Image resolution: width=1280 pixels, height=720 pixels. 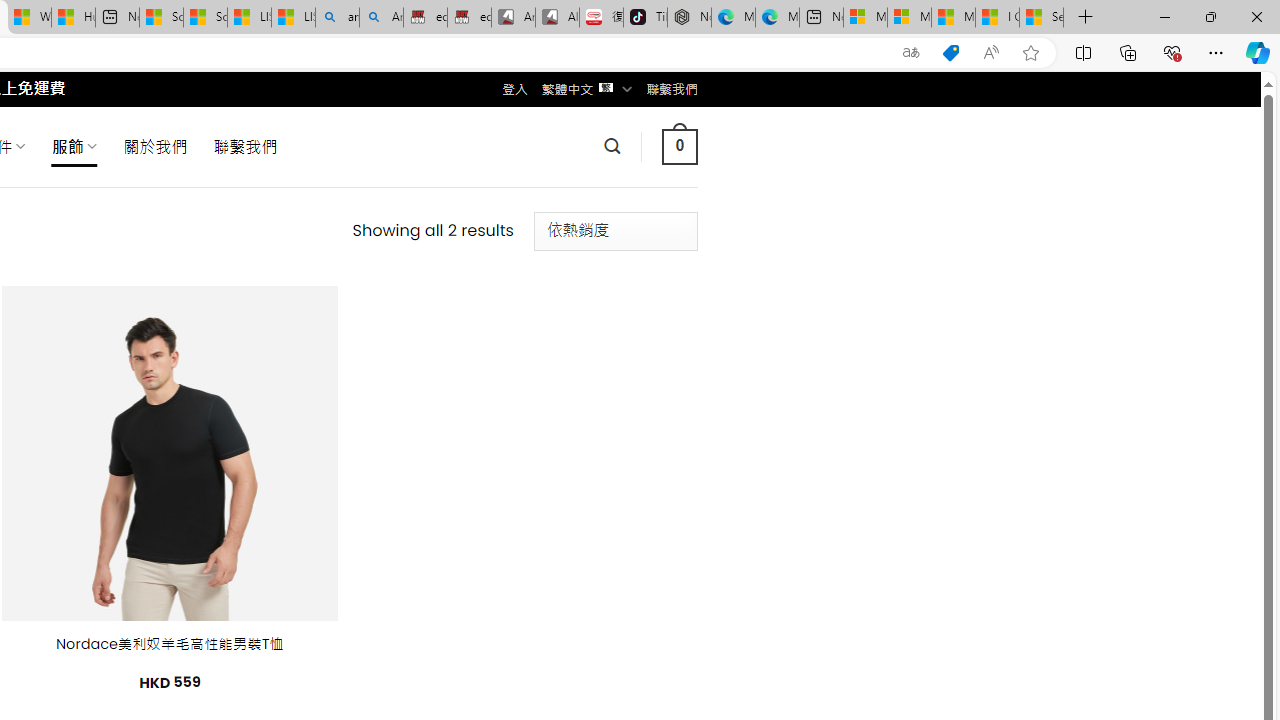 What do you see at coordinates (645, 17) in the screenshot?
I see `'TikTok'` at bounding box center [645, 17].